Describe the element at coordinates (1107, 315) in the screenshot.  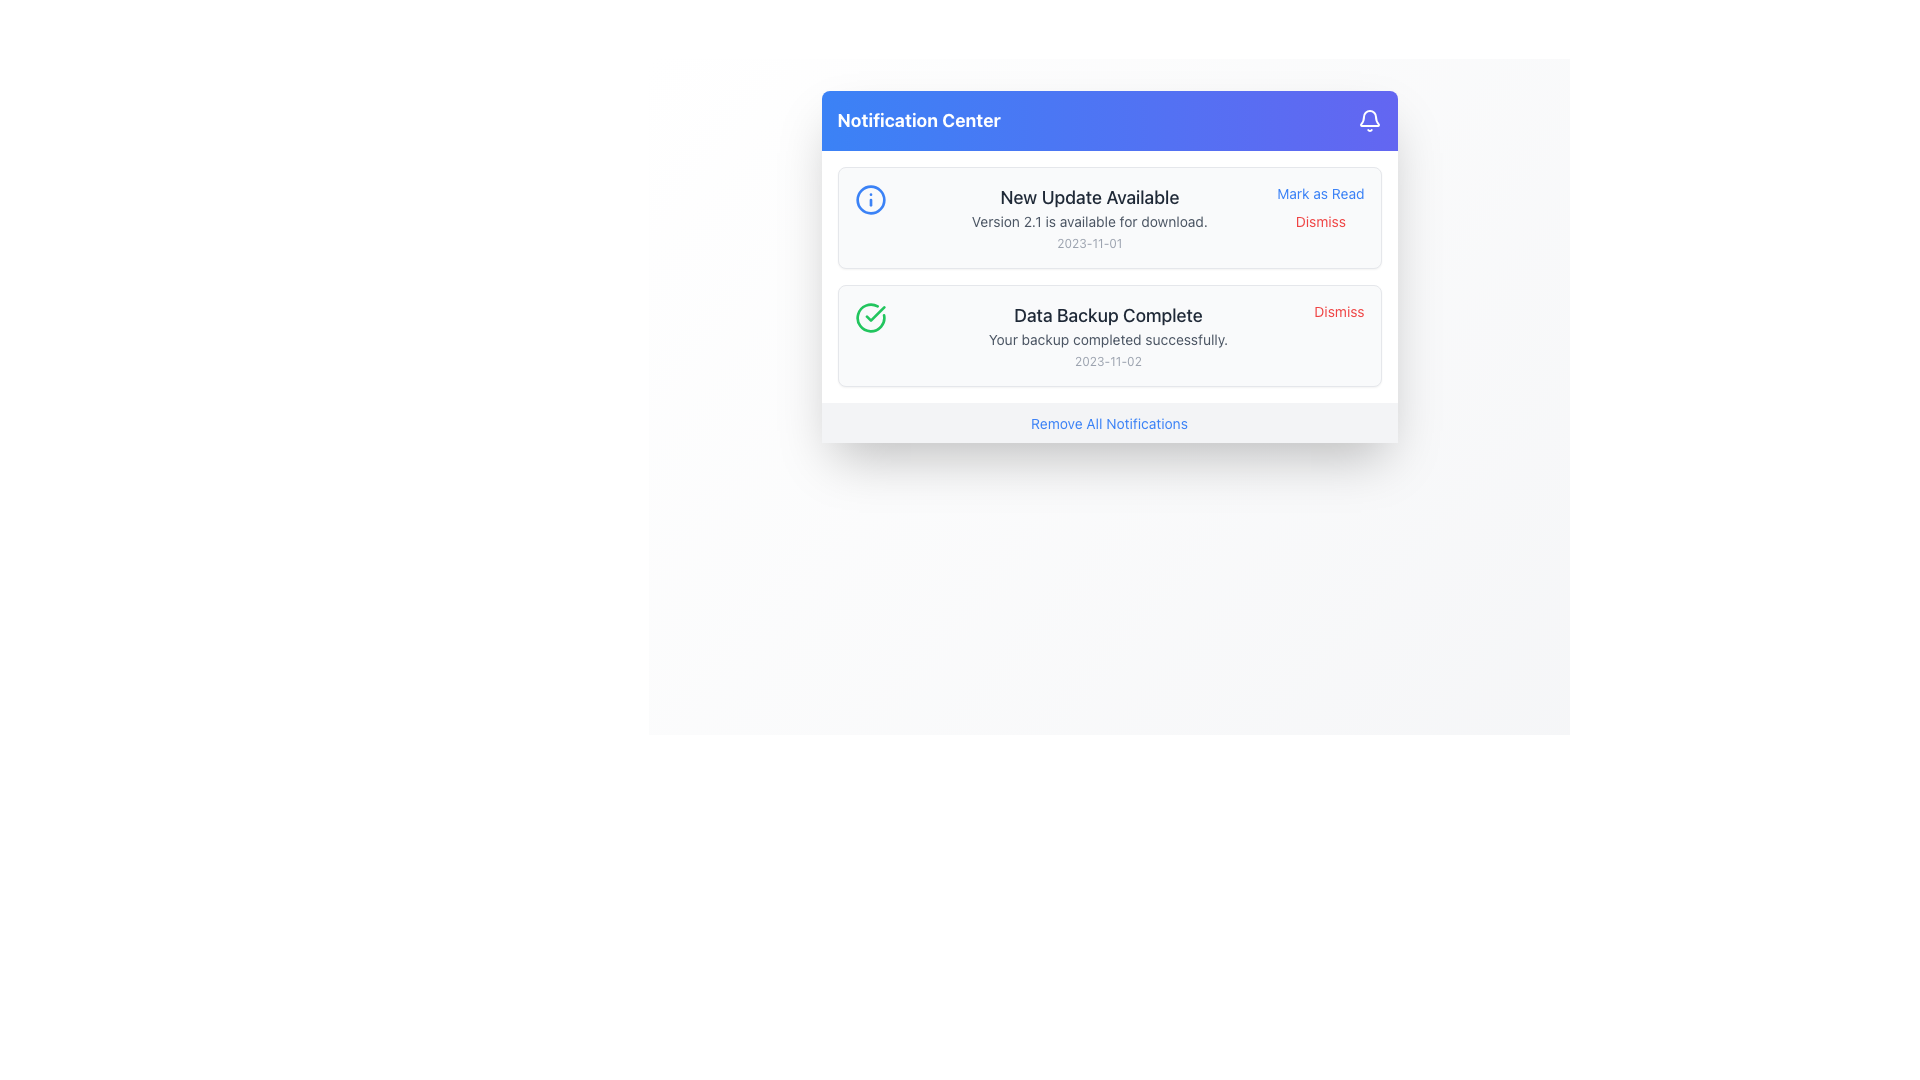
I see `the text label displaying 'Data Backup Complete'` at that location.